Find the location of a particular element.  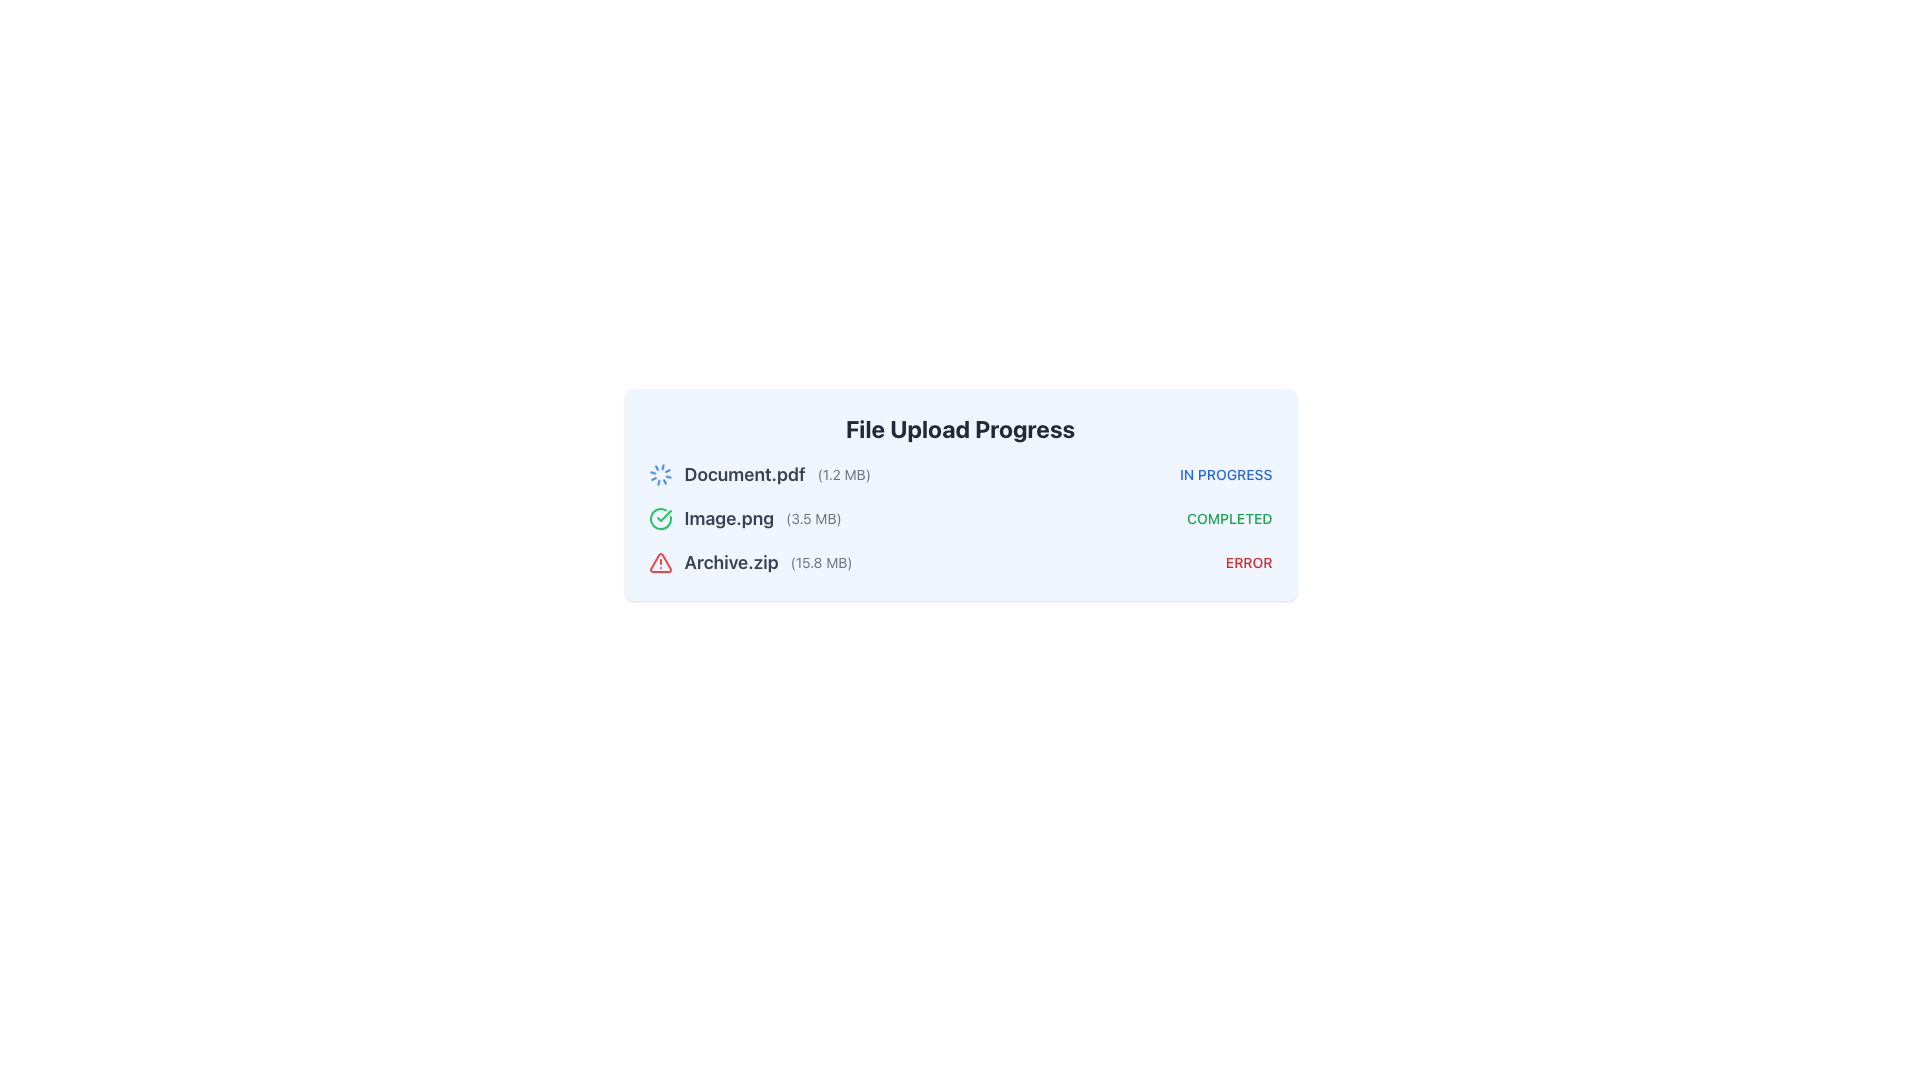

the 'IN PROGRESS' text label indicating the current file transfer status for 'Document.pdf' located in the 'File Upload Progress' section is located at coordinates (1225, 474).